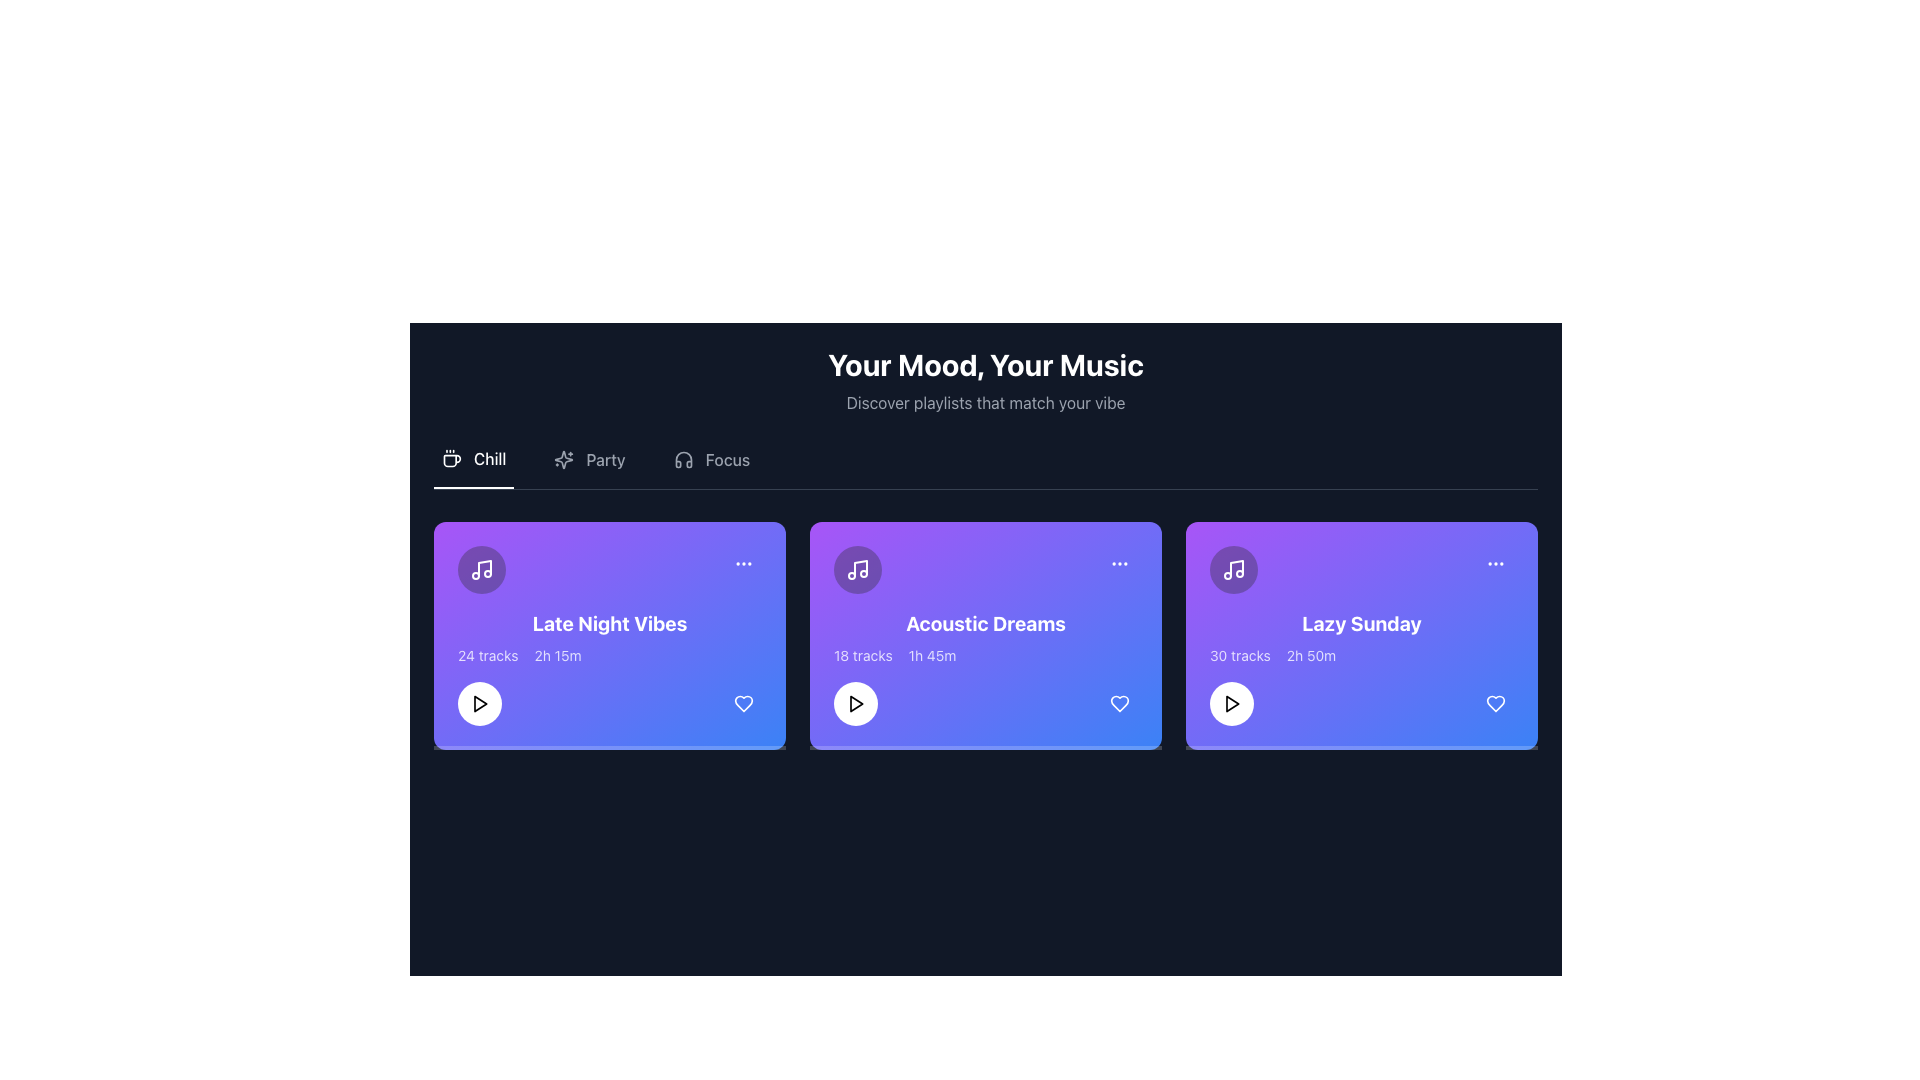  What do you see at coordinates (1118, 563) in the screenshot?
I see `the icon button consisting of three horizontal dots located at the top-right corner of the 'Acoustic Dreams' playlist card` at bounding box center [1118, 563].